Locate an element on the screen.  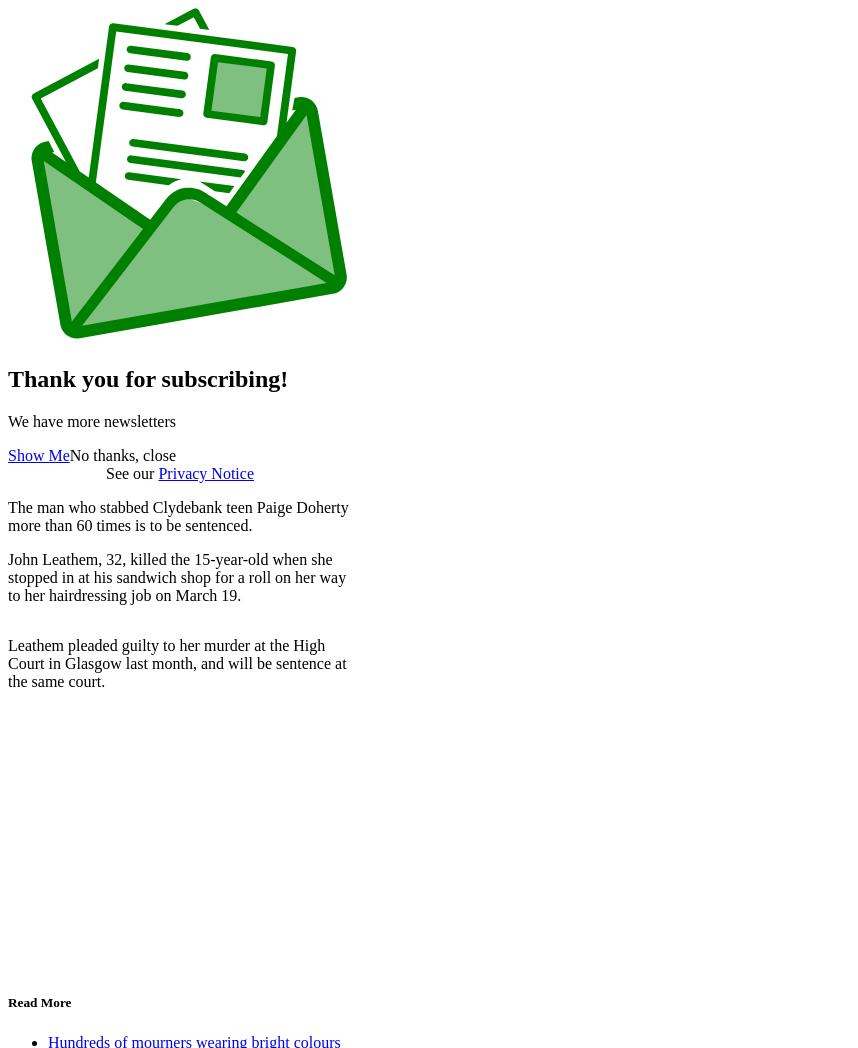
'Show Me' is located at coordinates (38, 454).